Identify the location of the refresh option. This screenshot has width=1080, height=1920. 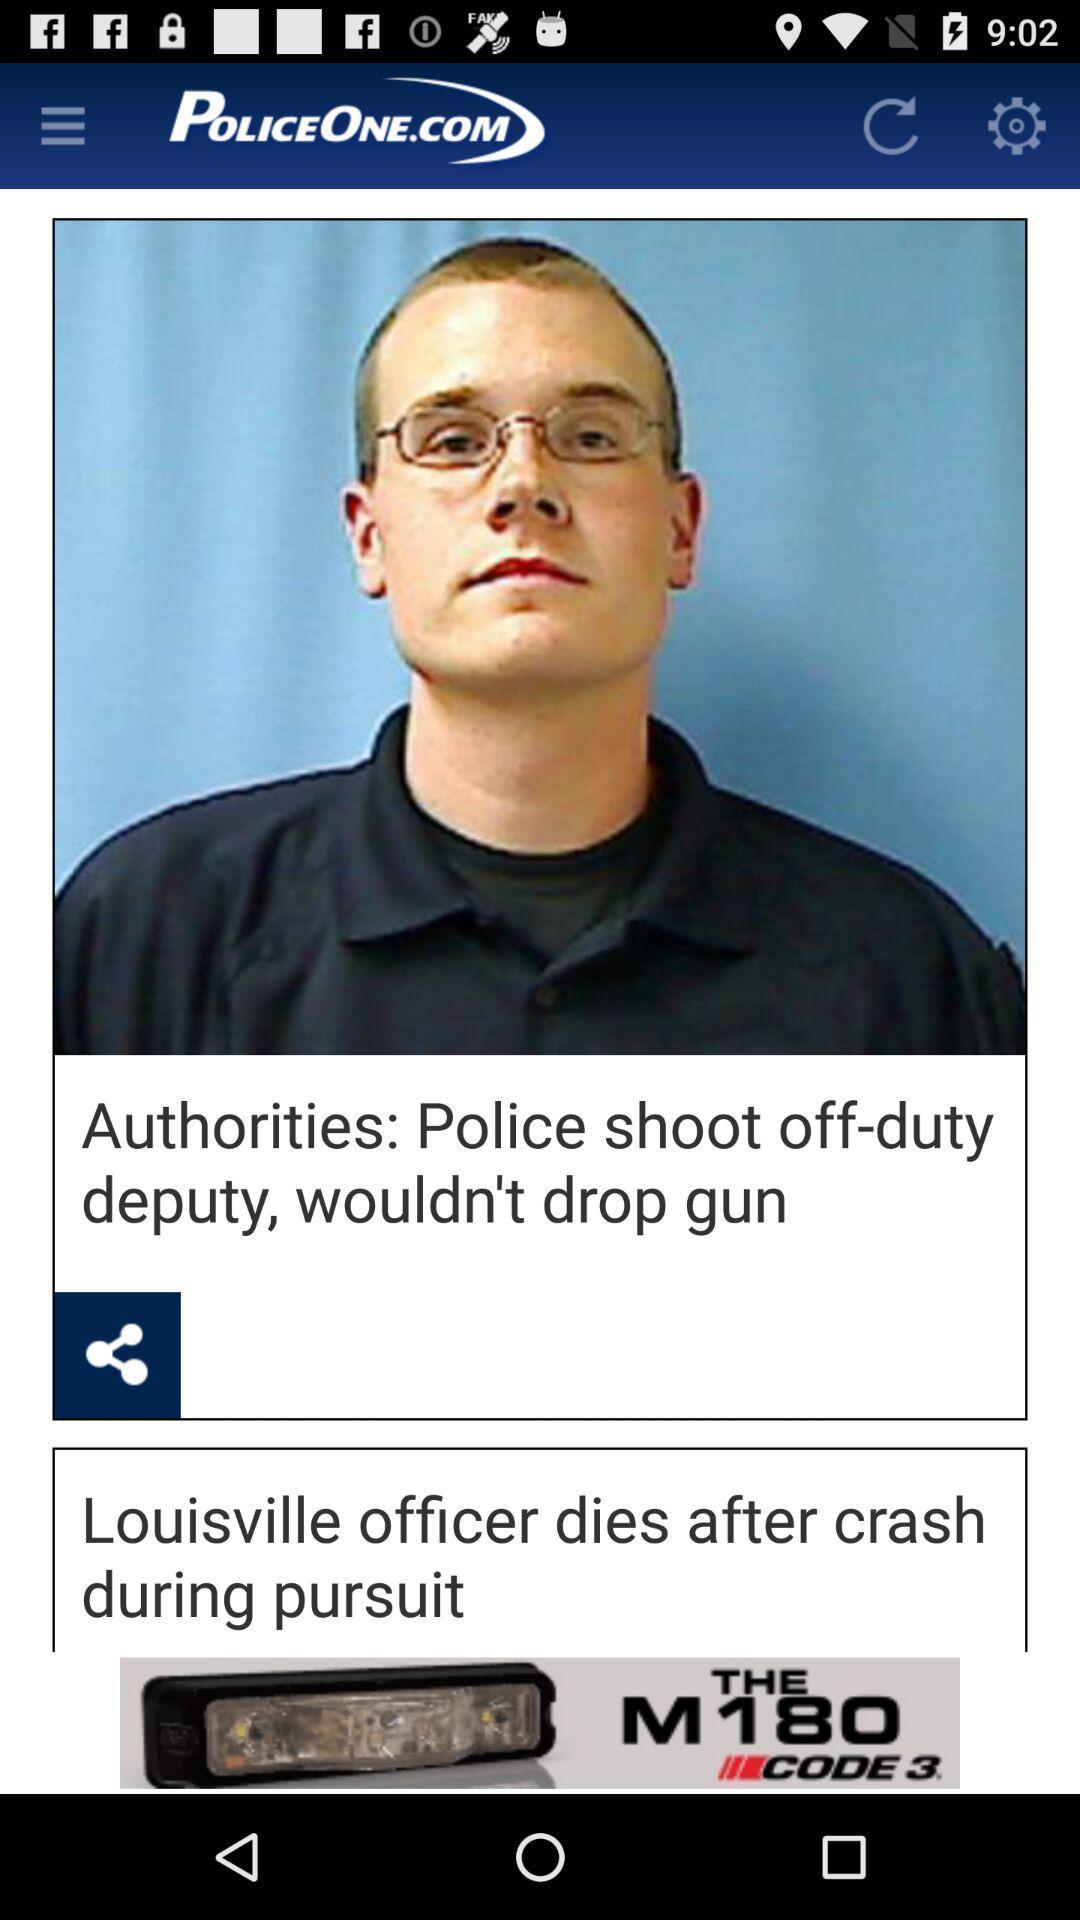
(890, 124).